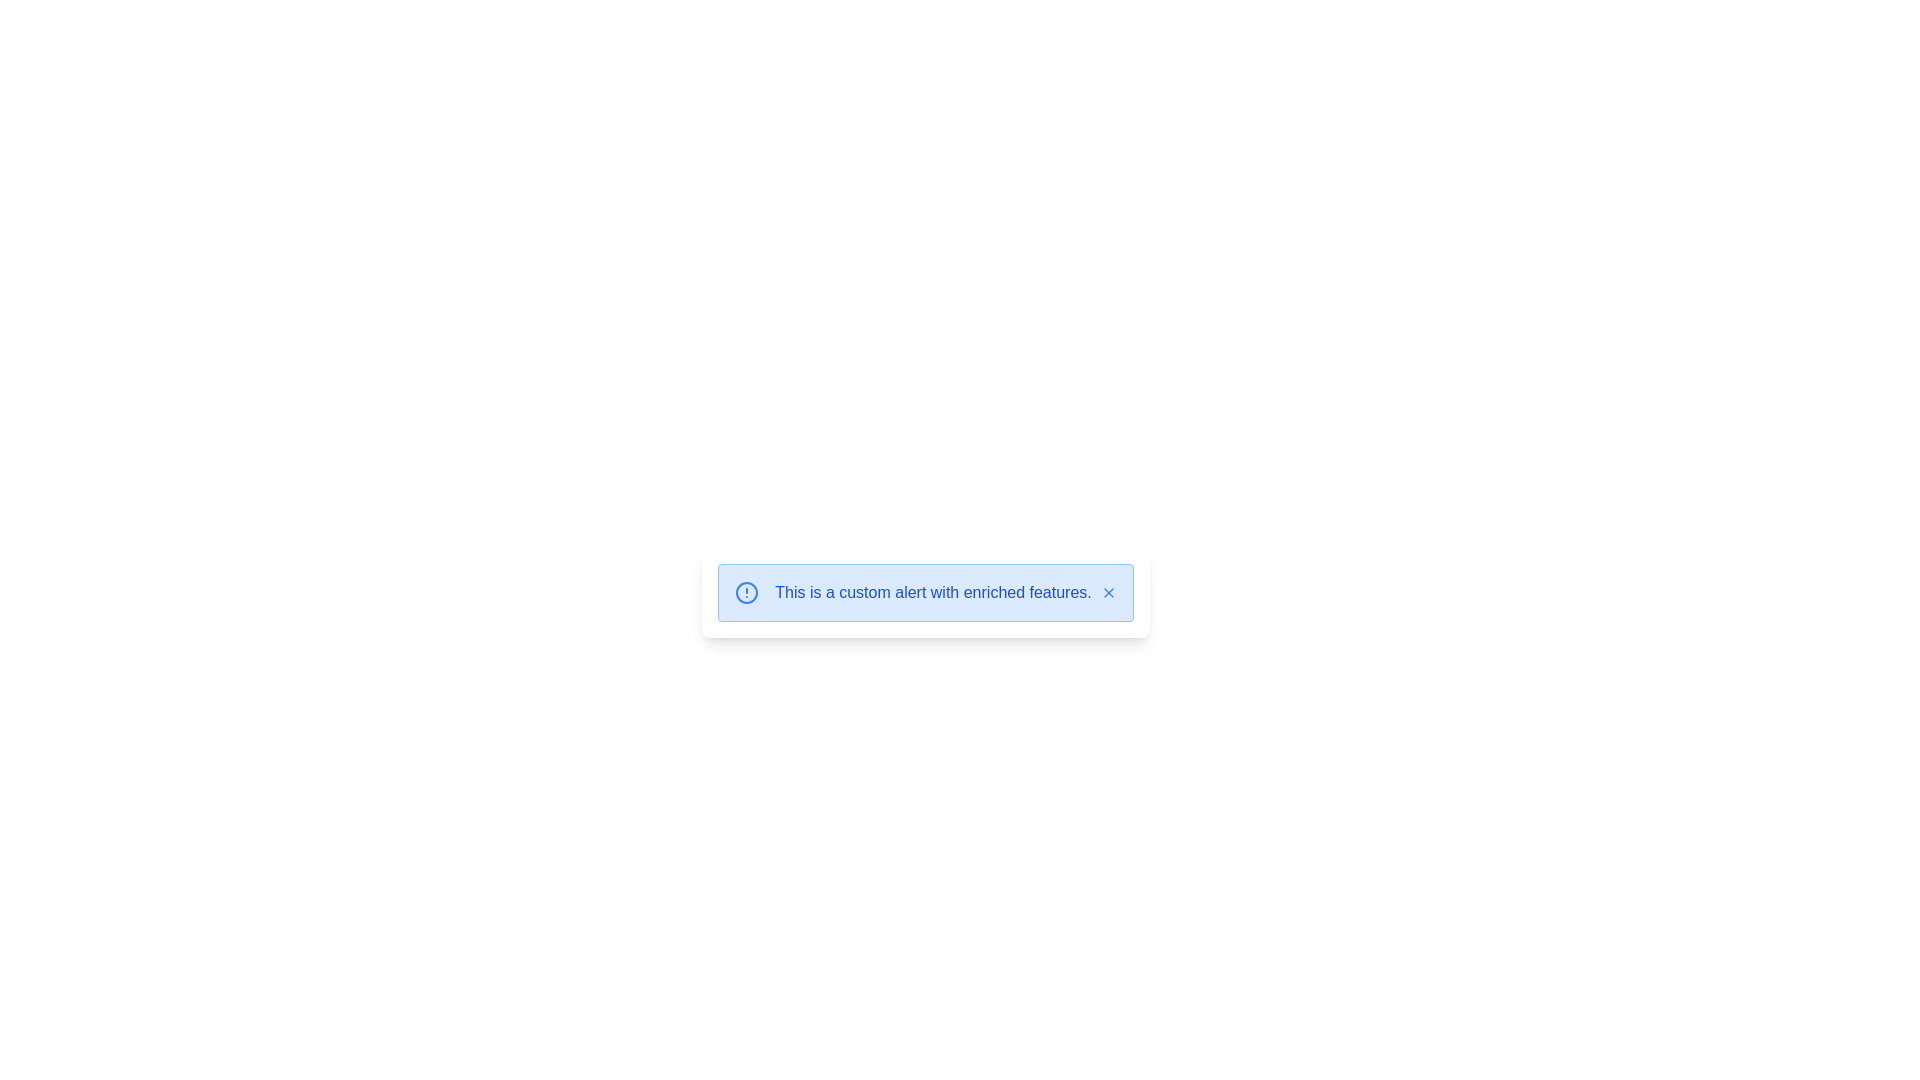 Image resolution: width=1920 pixels, height=1080 pixels. Describe the element at coordinates (1107, 592) in the screenshot. I see `the close button located at the rightmost corner of the alert box` at that location.